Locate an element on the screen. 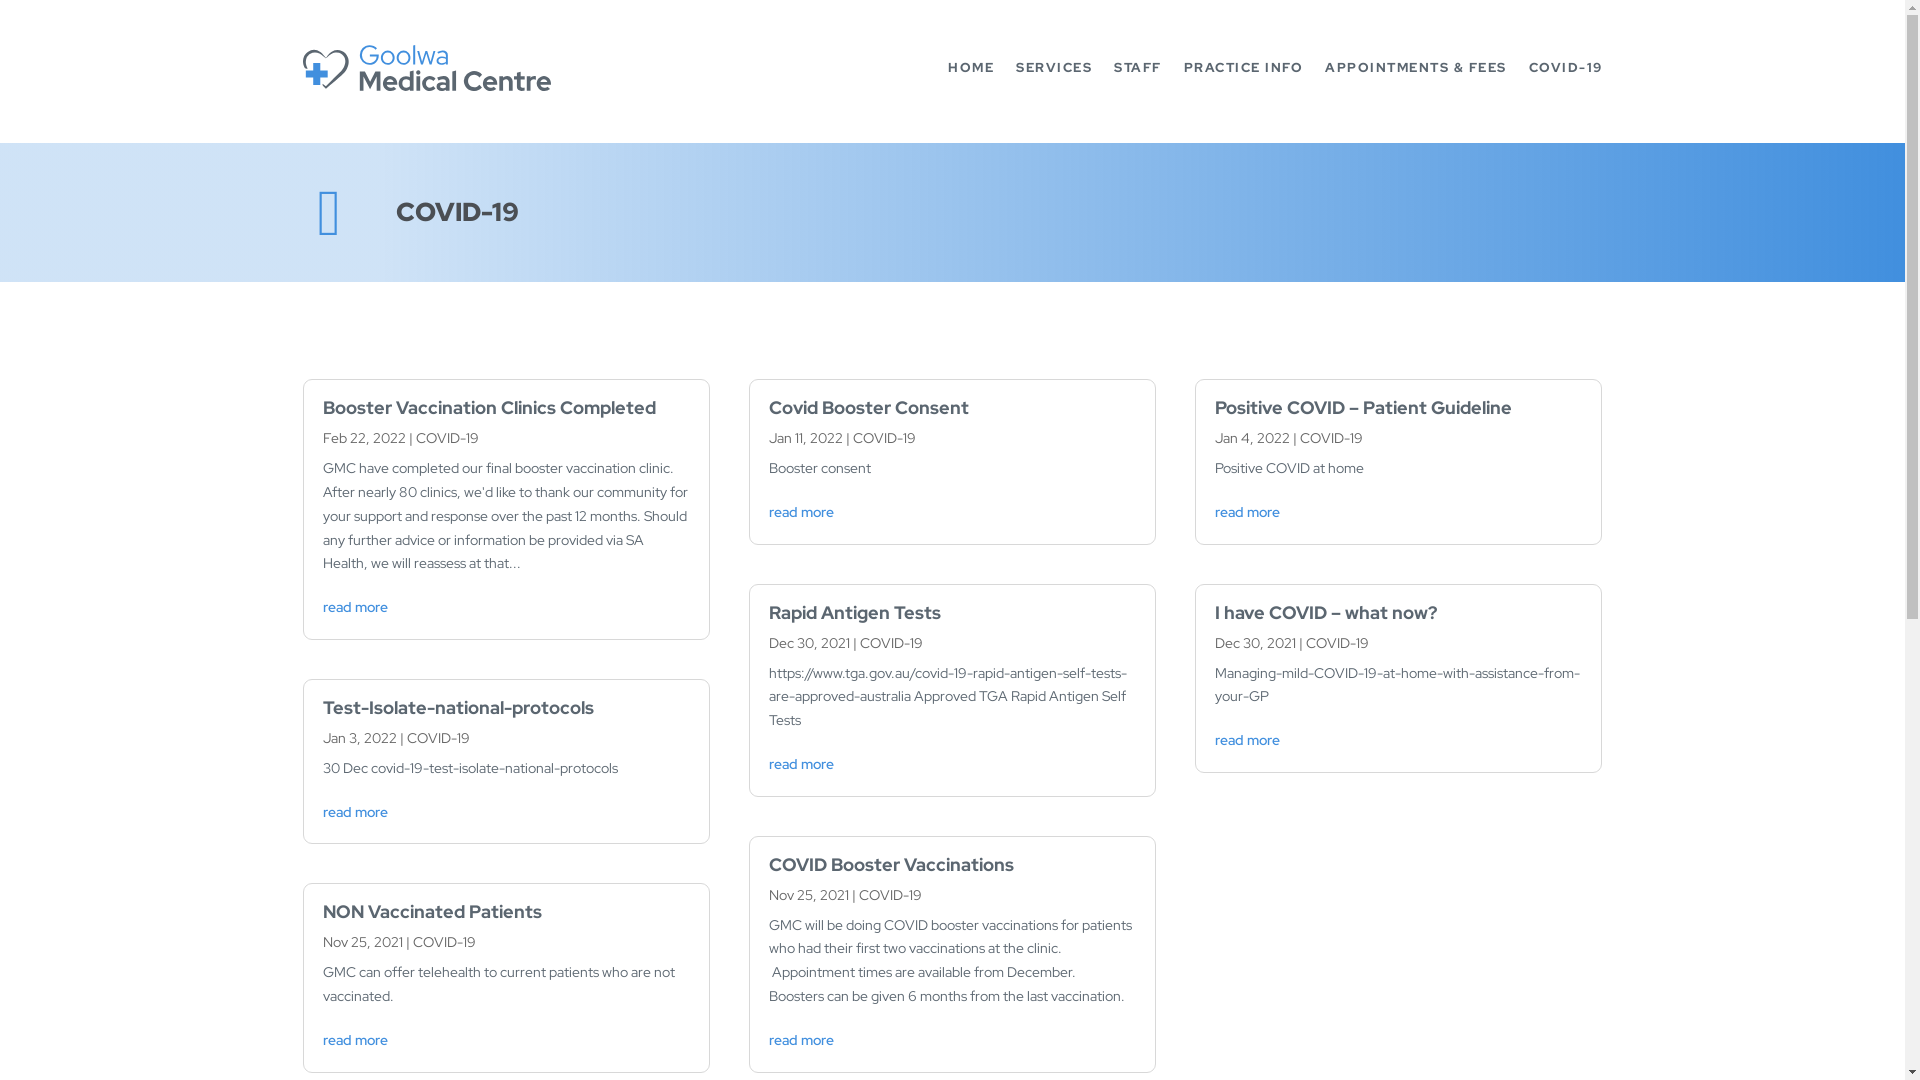 Image resolution: width=1920 pixels, height=1080 pixels. 'COVID-19' is located at coordinates (1337, 643).